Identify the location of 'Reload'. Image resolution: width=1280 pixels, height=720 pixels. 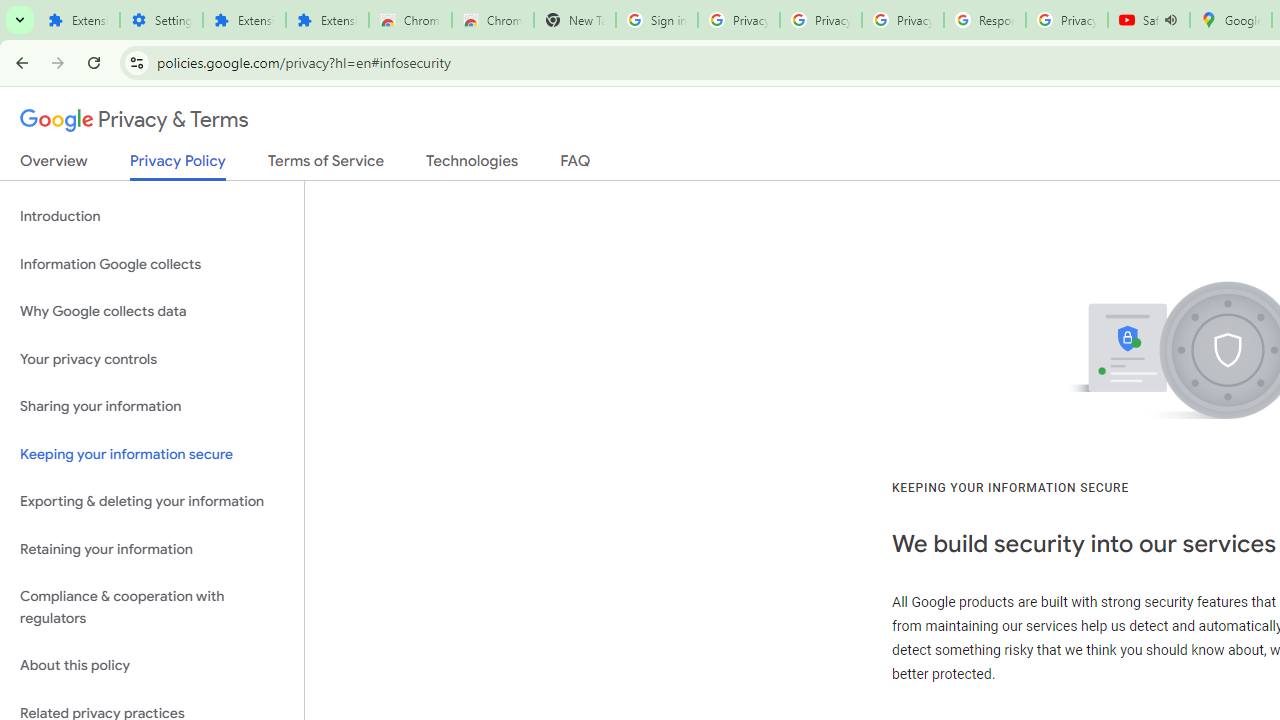
(93, 61).